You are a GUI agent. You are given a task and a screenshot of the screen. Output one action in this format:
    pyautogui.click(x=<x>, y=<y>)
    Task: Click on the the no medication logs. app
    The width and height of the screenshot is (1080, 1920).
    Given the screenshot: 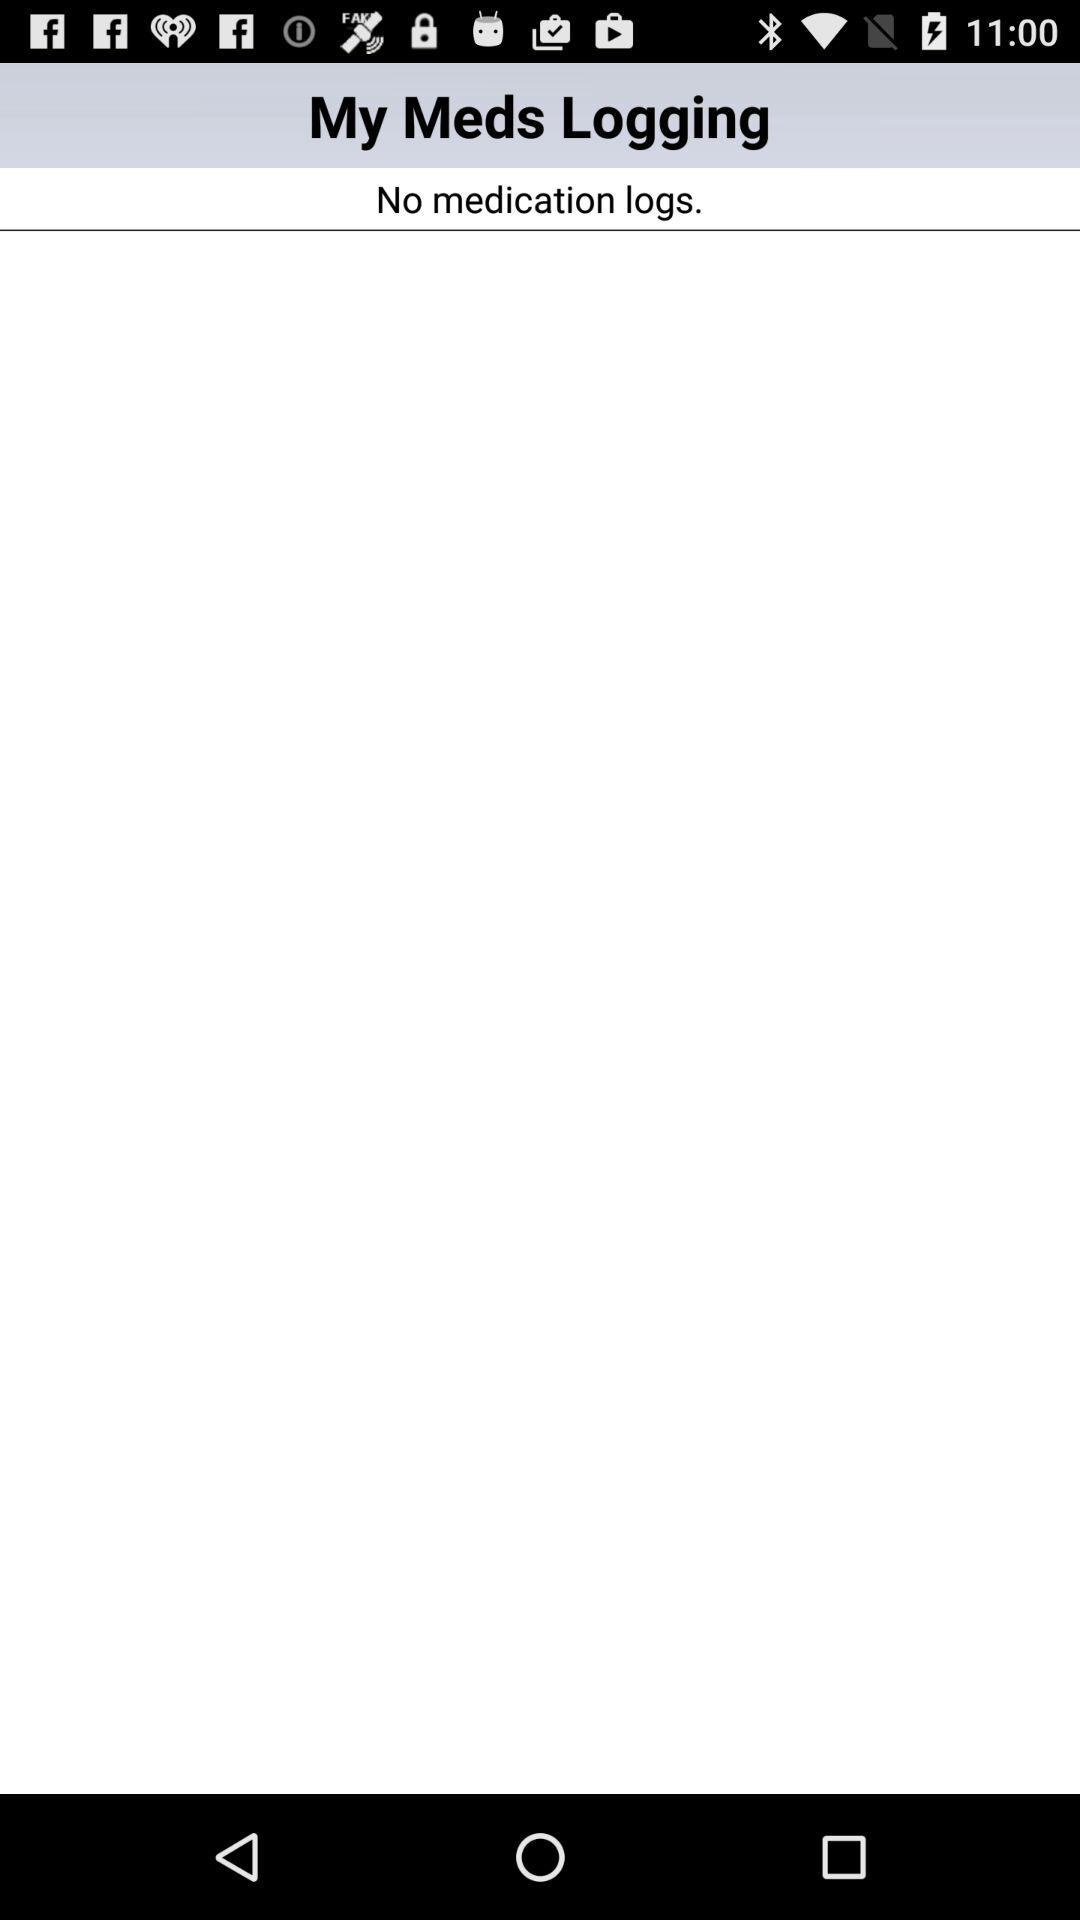 What is the action you would take?
    pyautogui.click(x=538, y=198)
    